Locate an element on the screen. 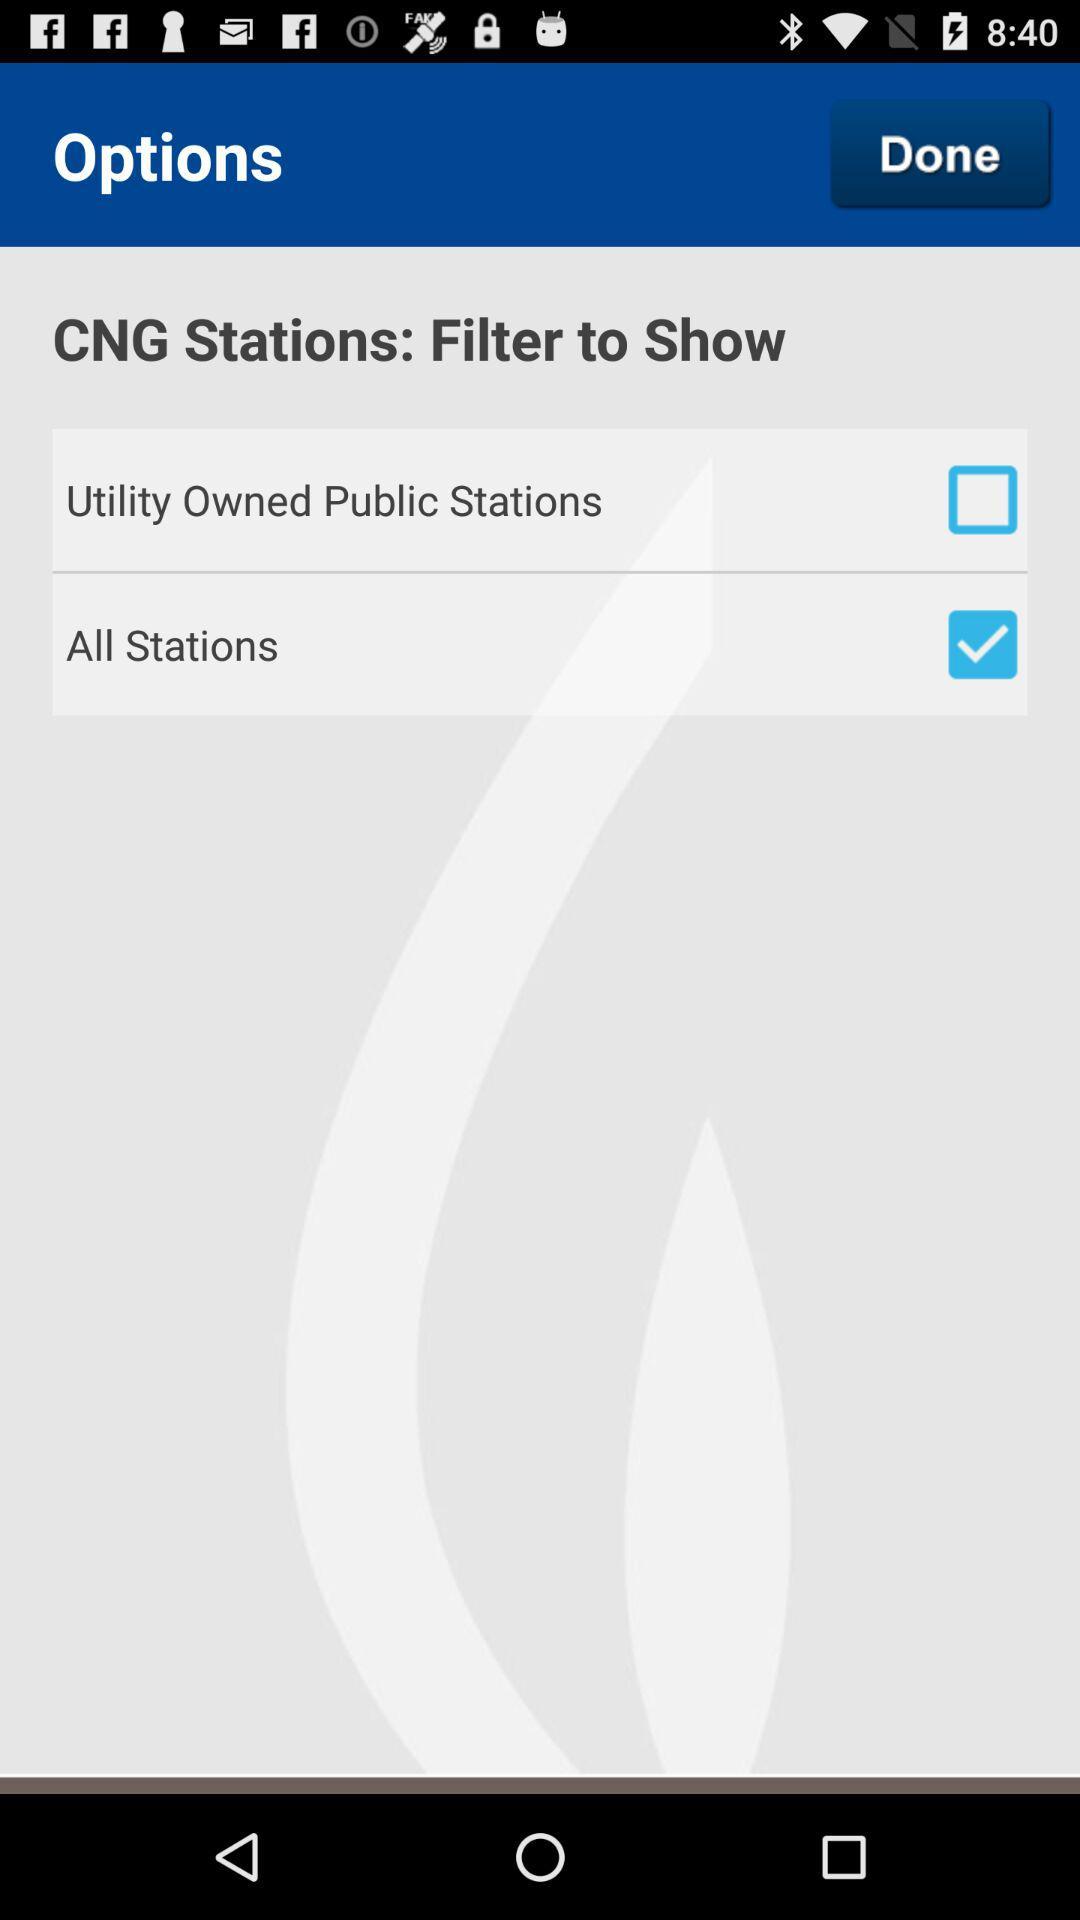 This screenshot has height=1920, width=1080. go back is located at coordinates (941, 153).